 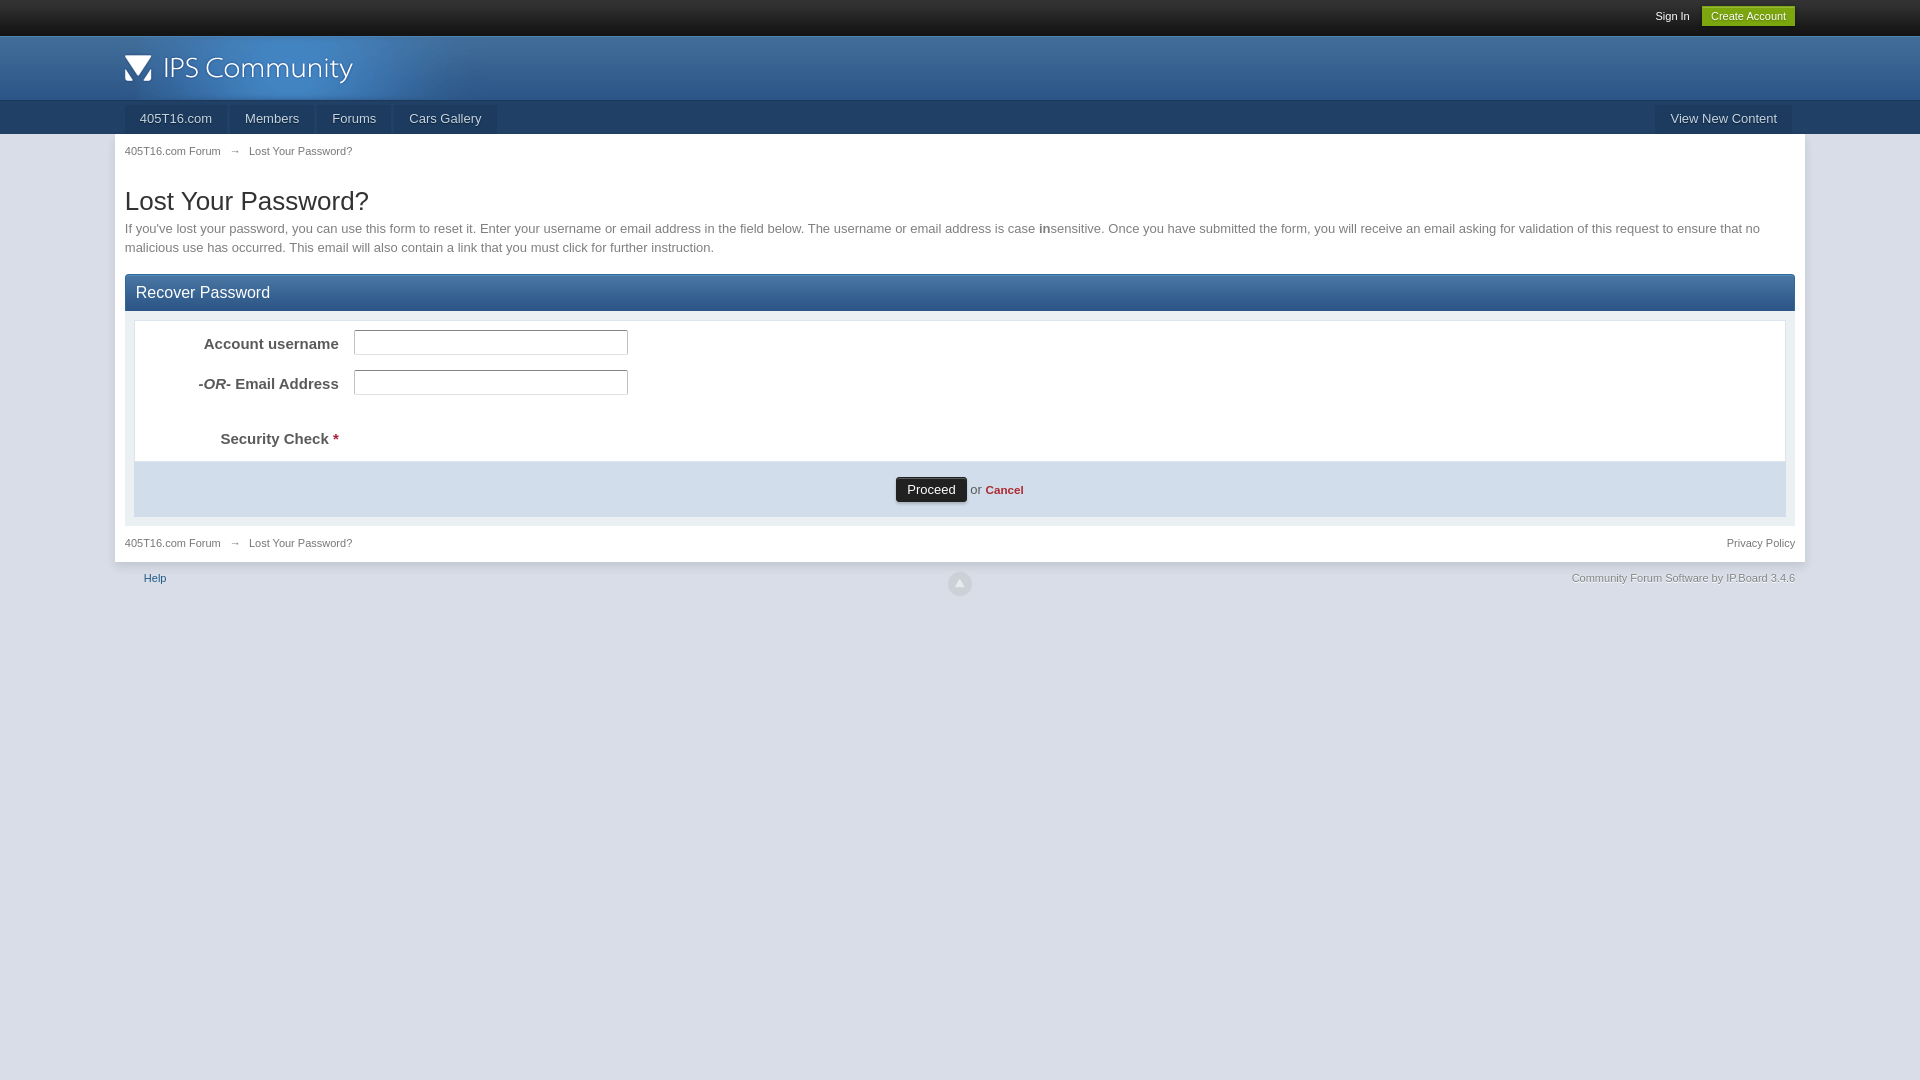 What do you see at coordinates (354, 119) in the screenshot?
I see `'Forums'` at bounding box center [354, 119].